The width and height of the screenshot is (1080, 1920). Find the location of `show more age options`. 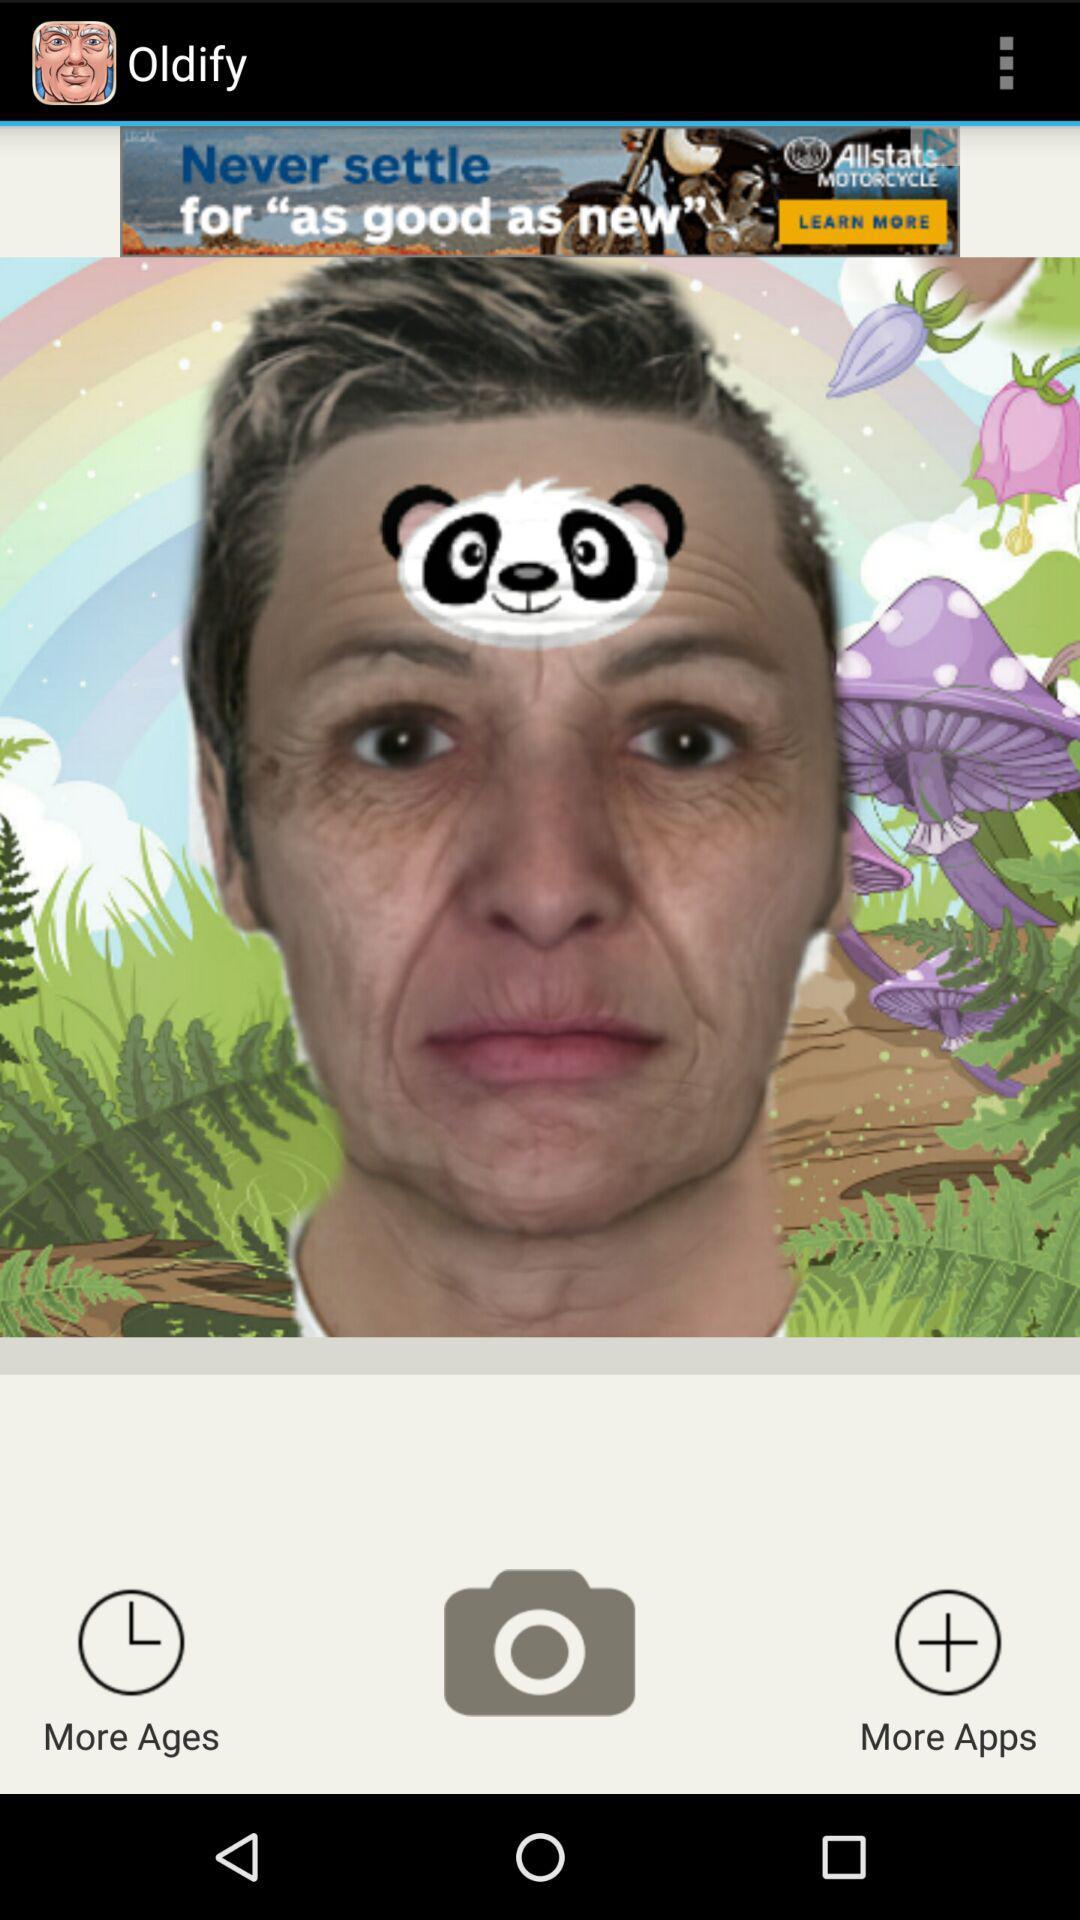

show more age options is located at coordinates (131, 1642).